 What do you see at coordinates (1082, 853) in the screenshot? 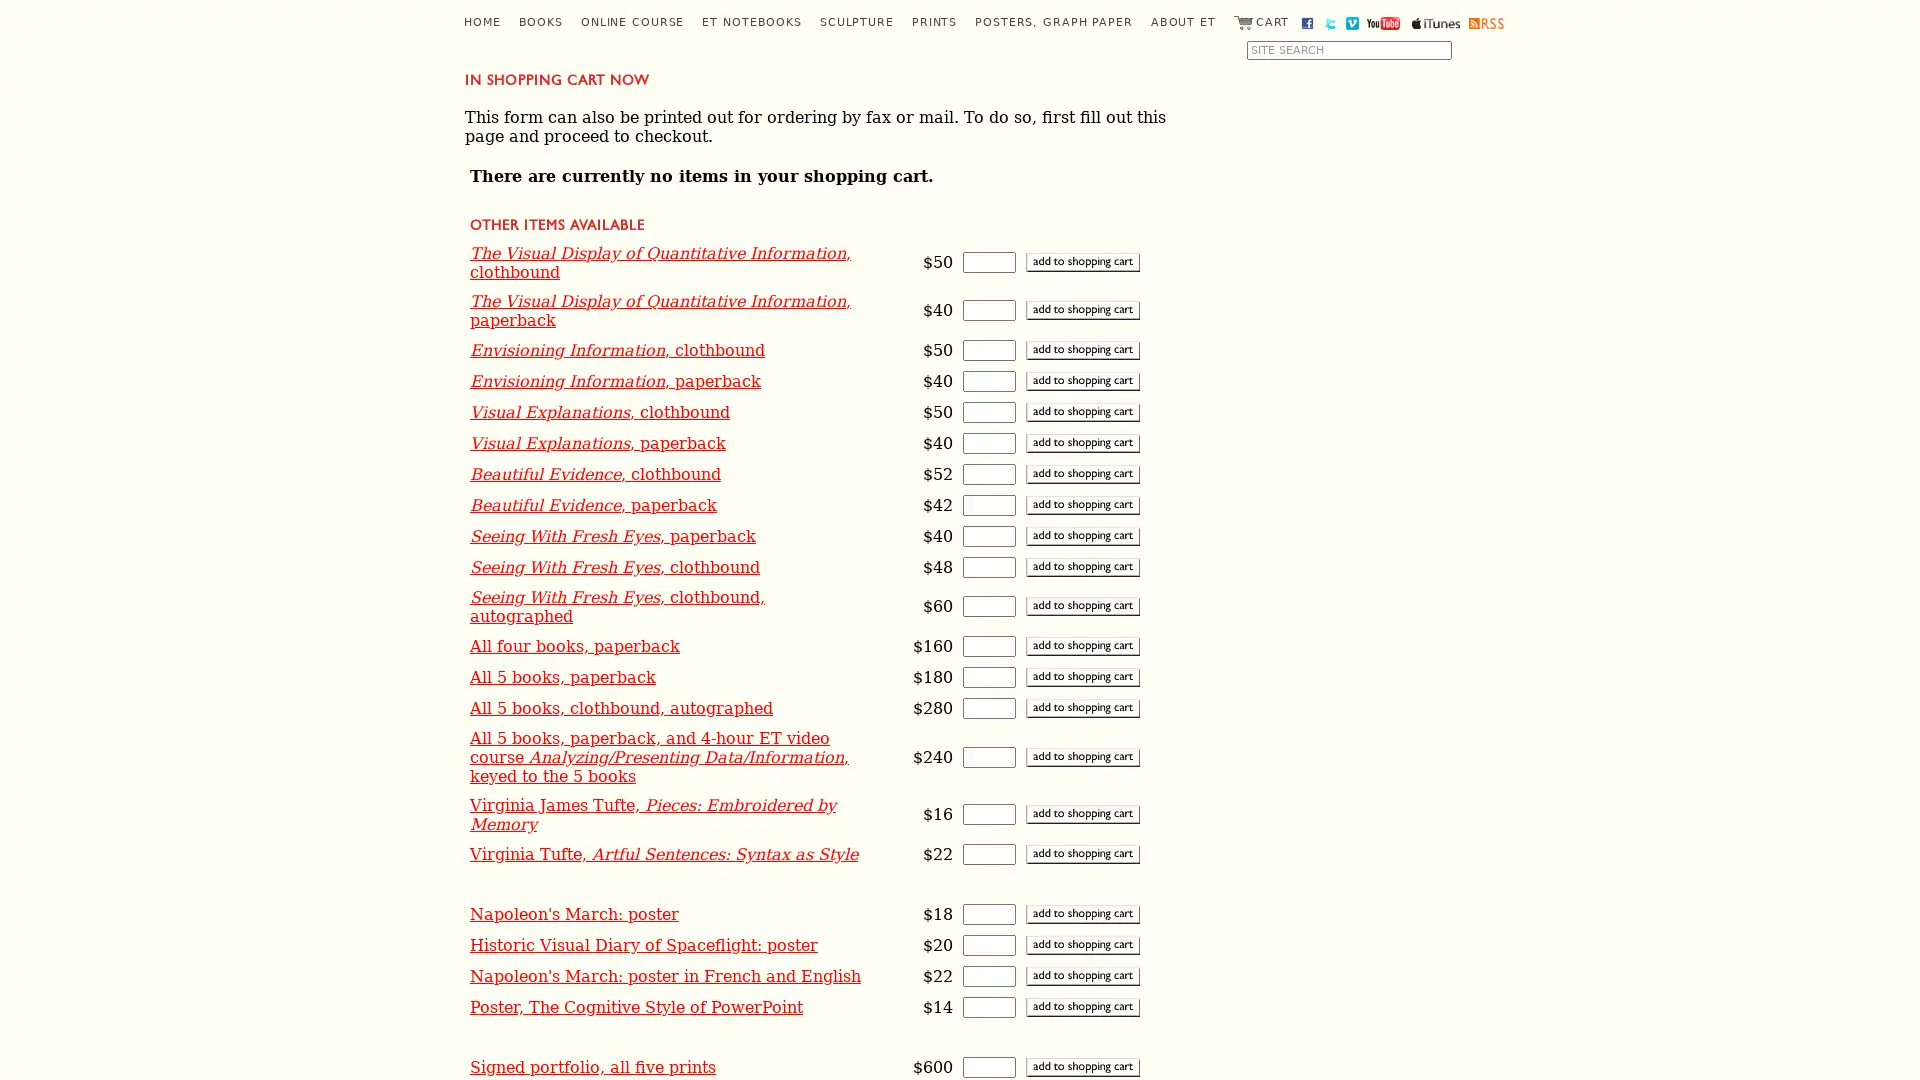
I see `add to shopping cart` at bounding box center [1082, 853].